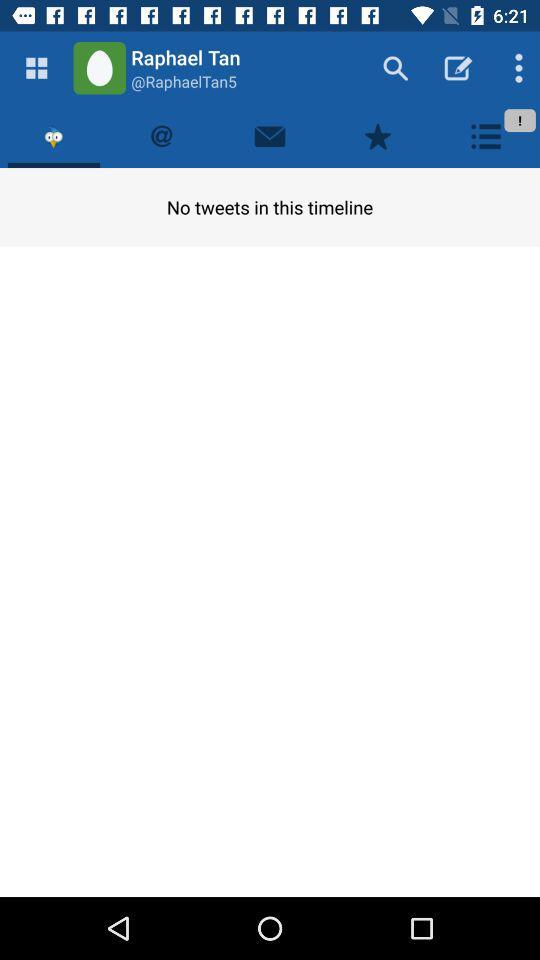  Describe the element at coordinates (378, 135) in the screenshot. I see `favorites` at that location.